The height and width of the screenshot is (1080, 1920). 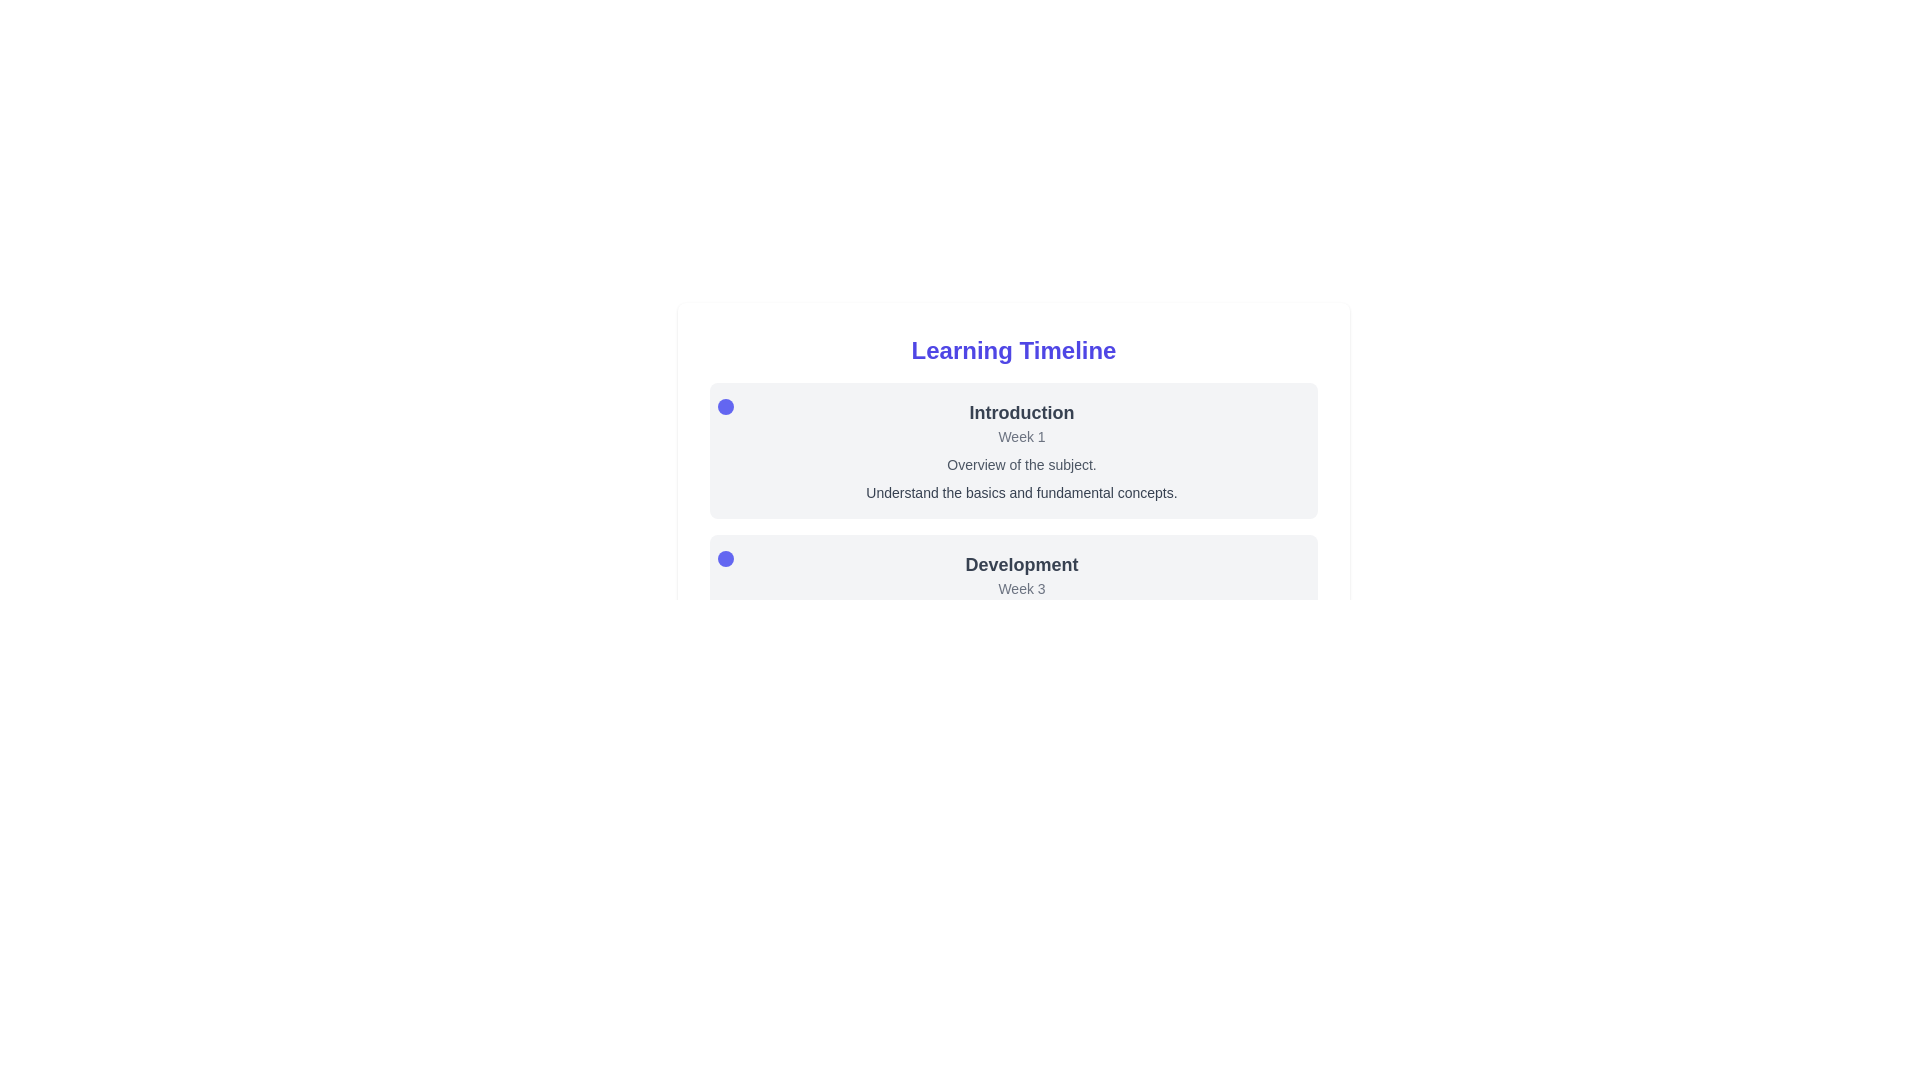 What do you see at coordinates (1013, 601) in the screenshot?
I see `the Text-block that displays 'Development' in bold dark gray and 'Week 3' in smaller light gray font, located below the 'Introduction' box and above the 'Application' box` at bounding box center [1013, 601].